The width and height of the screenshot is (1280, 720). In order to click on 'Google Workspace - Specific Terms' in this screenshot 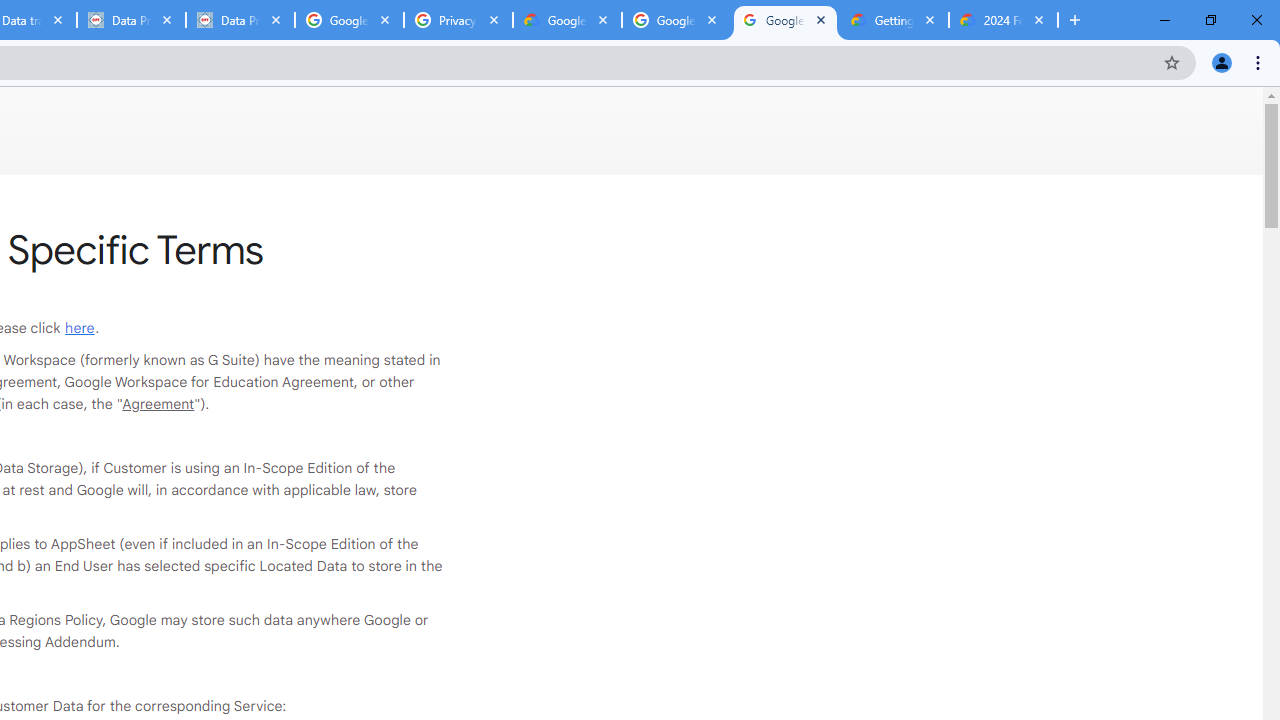, I will do `click(784, 20)`.